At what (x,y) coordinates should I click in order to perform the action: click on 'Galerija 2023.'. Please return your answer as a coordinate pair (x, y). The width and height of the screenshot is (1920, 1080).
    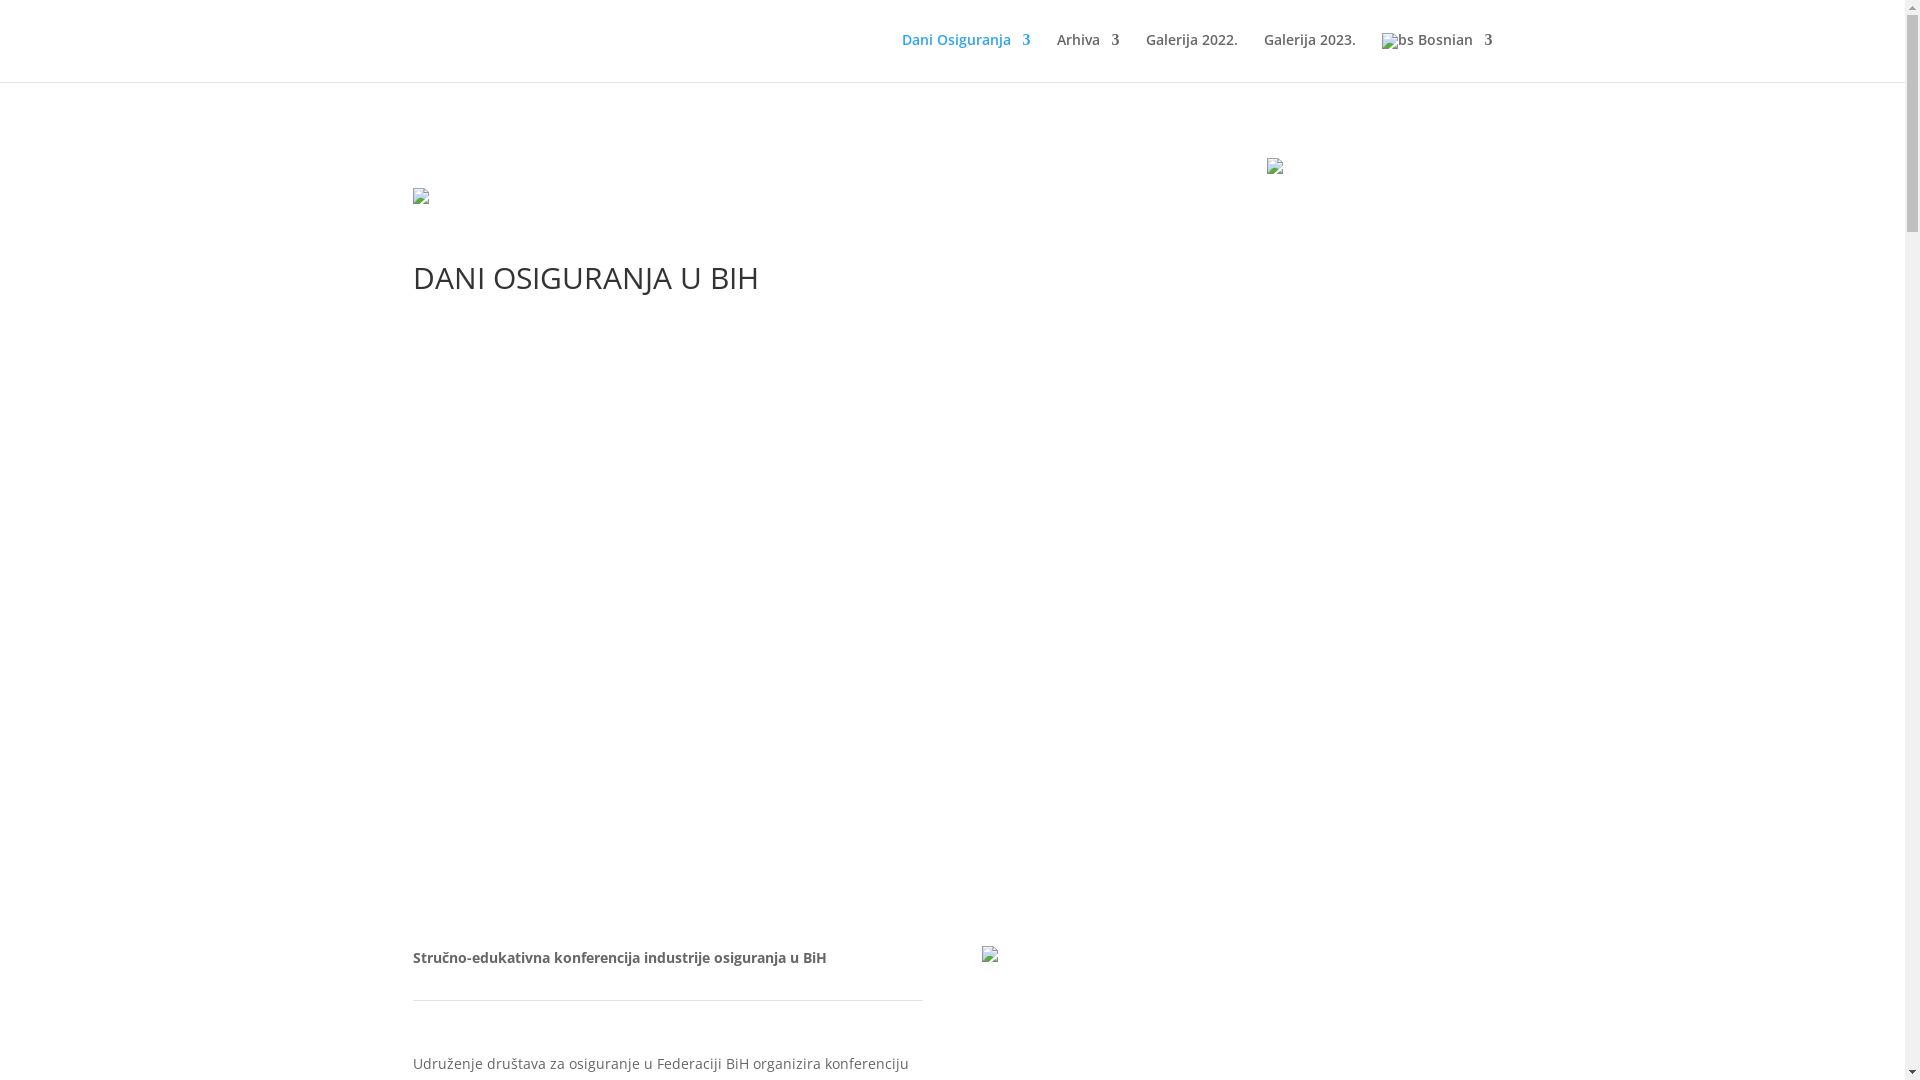
    Looking at the image, I should click on (1262, 55).